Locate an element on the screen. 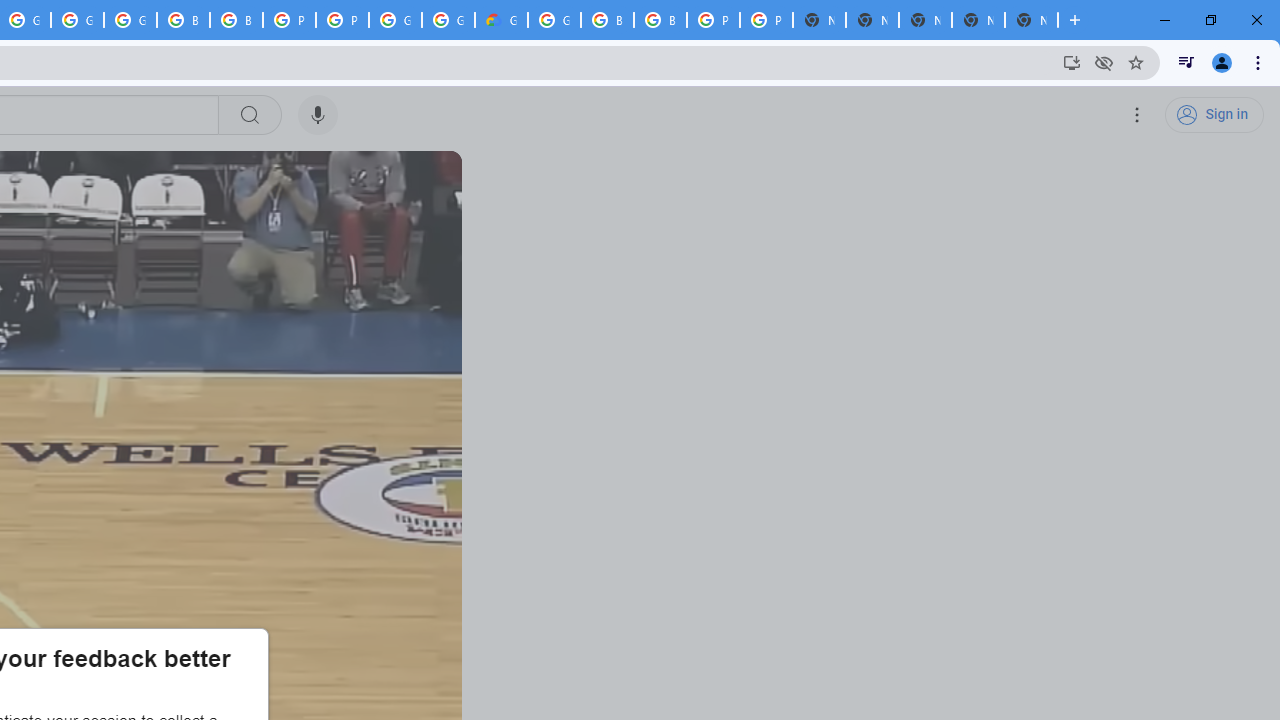  'Settings' is located at coordinates (1137, 115).